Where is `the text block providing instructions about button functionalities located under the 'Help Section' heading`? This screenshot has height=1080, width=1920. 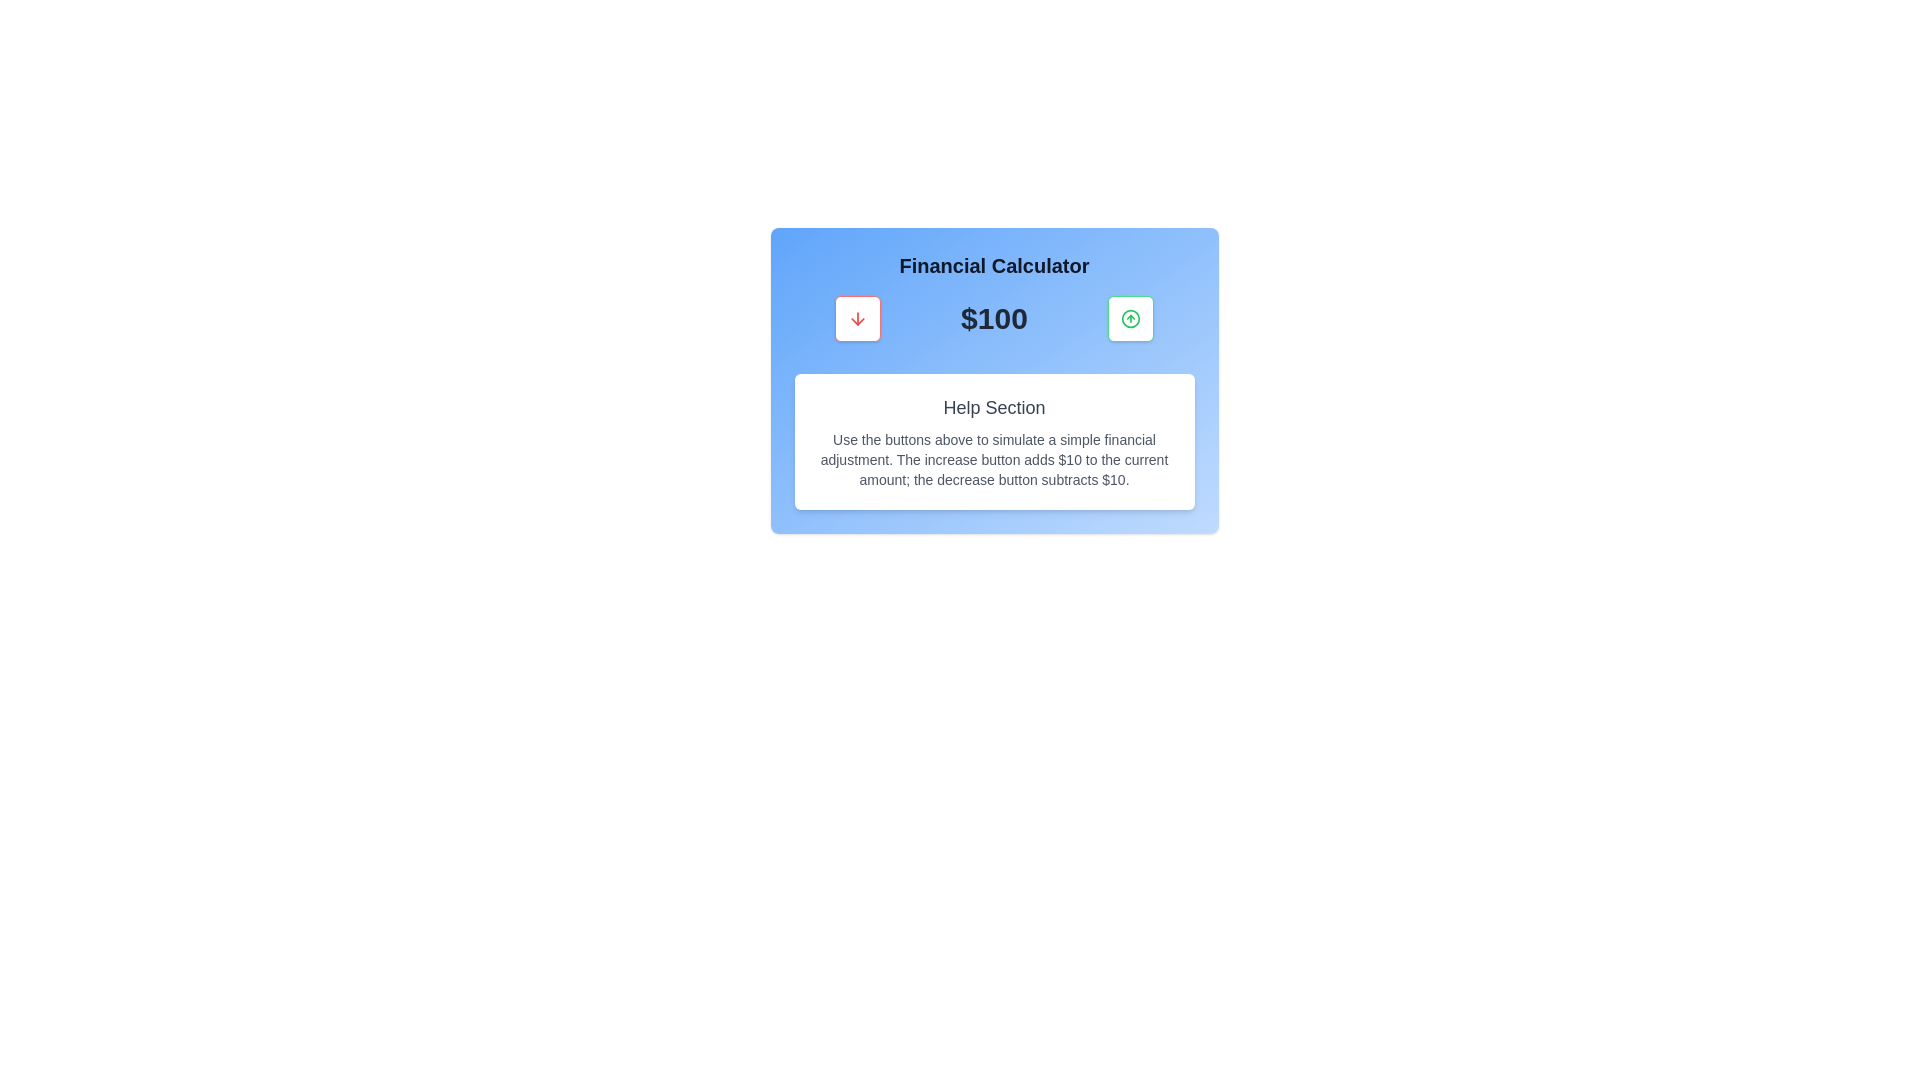 the text block providing instructions about button functionalities located under the 'Help Section' heading is located at coordinates (994, 459).